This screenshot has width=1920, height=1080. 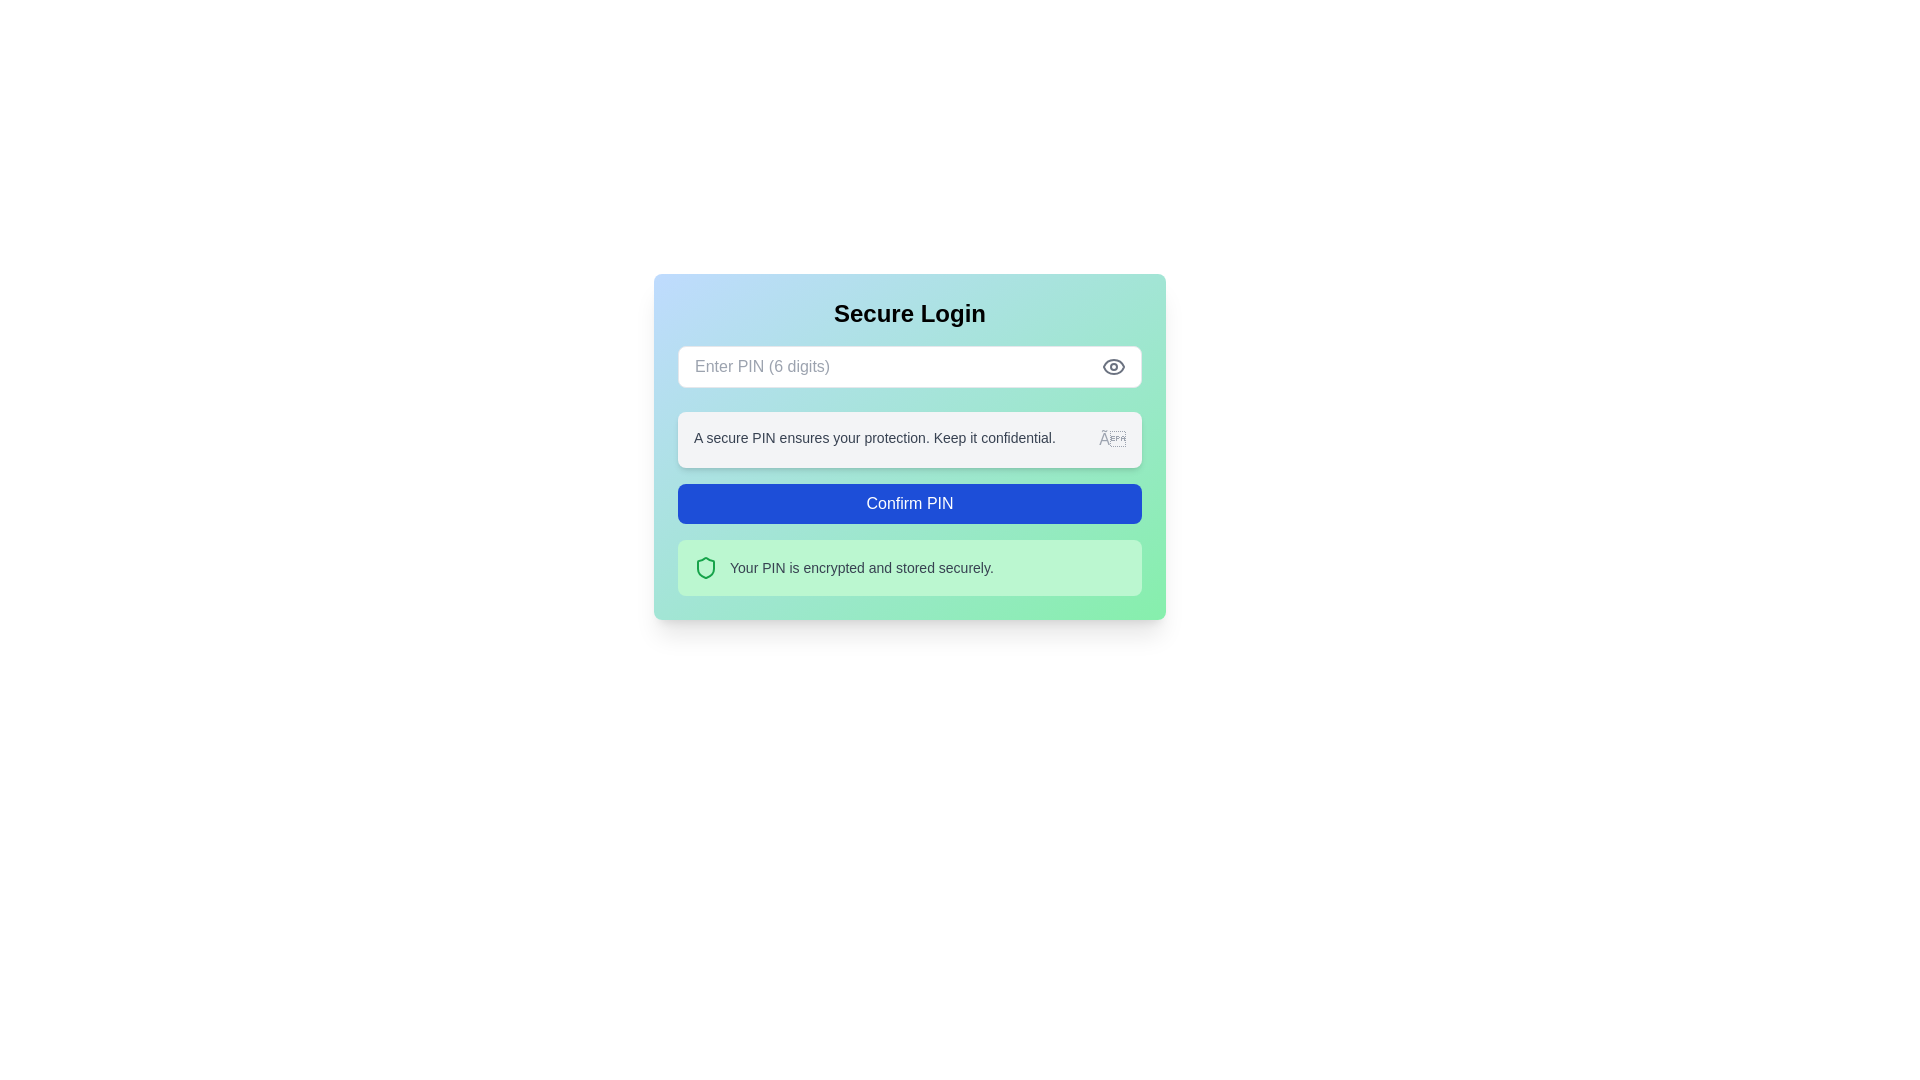 I want to click on the eye icon inside the password input field, so click(x=1112, y=366).